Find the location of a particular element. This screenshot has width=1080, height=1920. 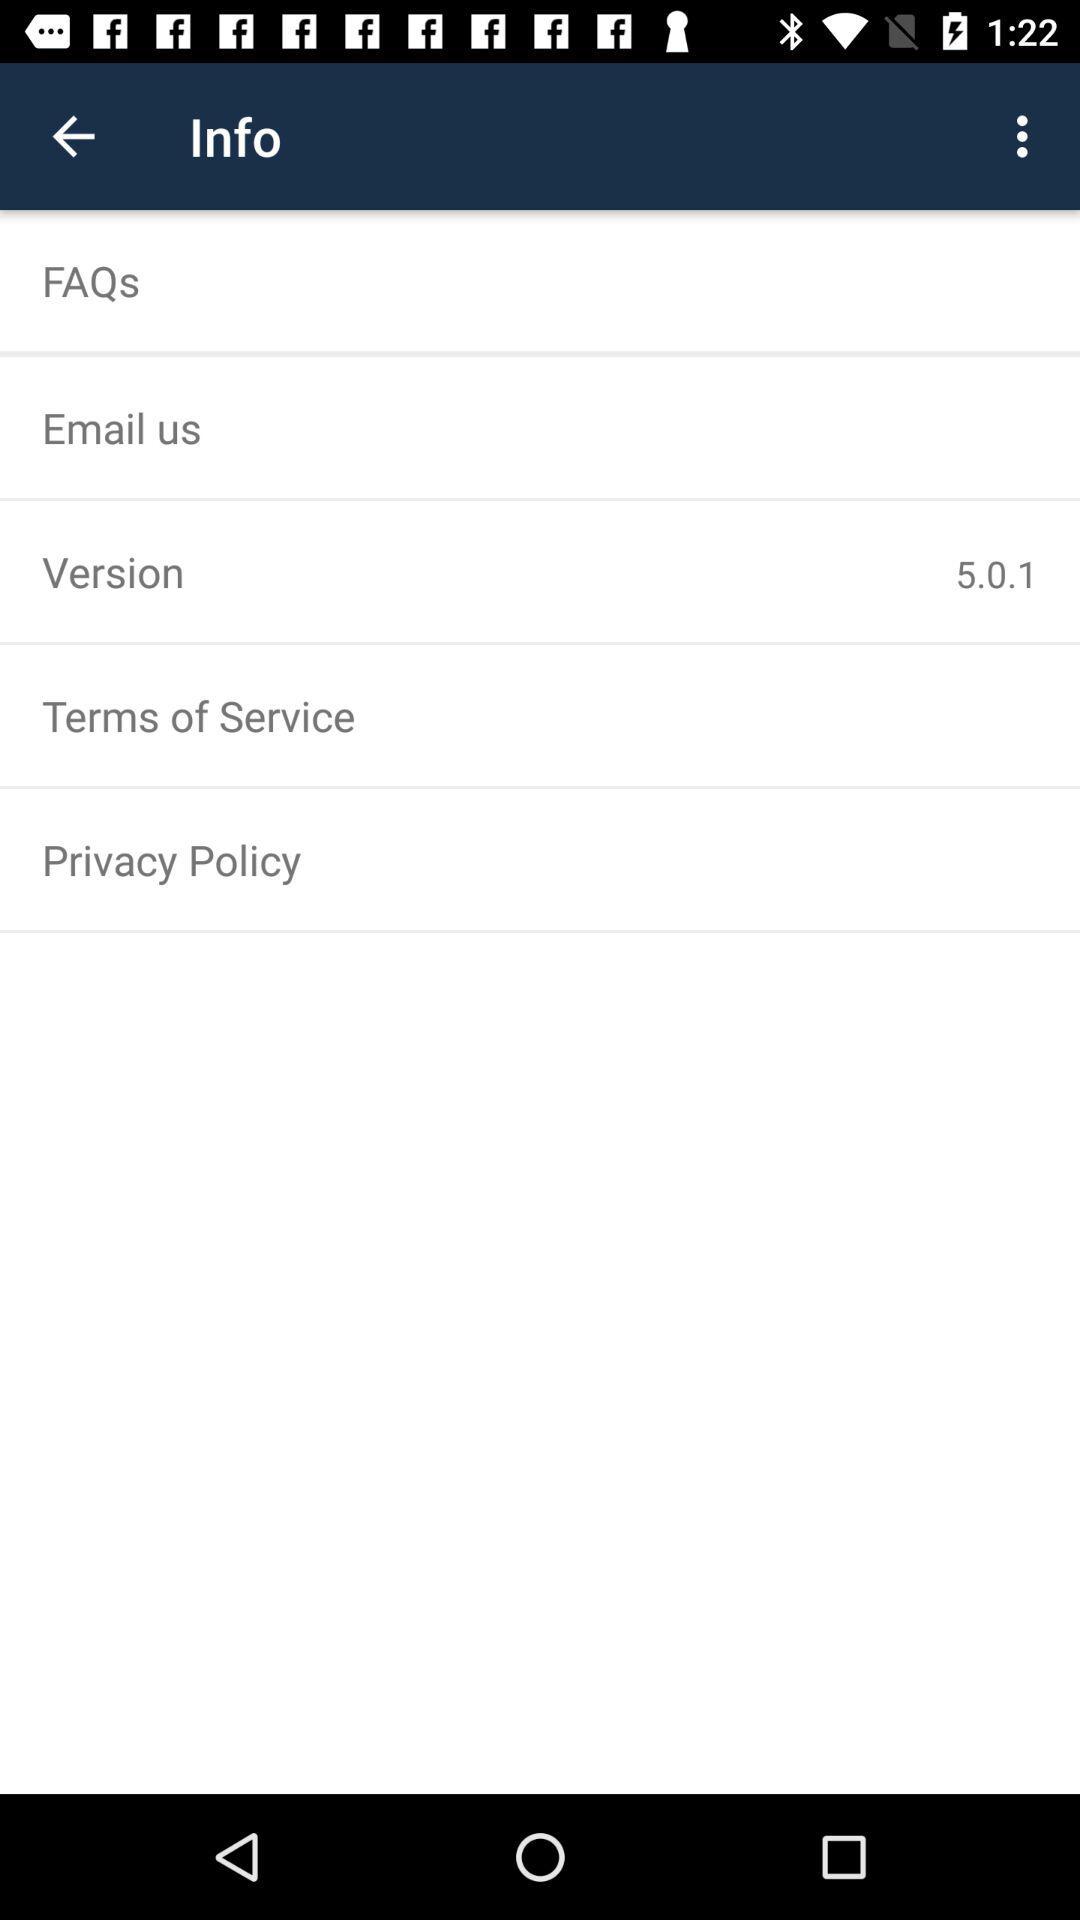

the email us icon is located at coordinates (540, 426).